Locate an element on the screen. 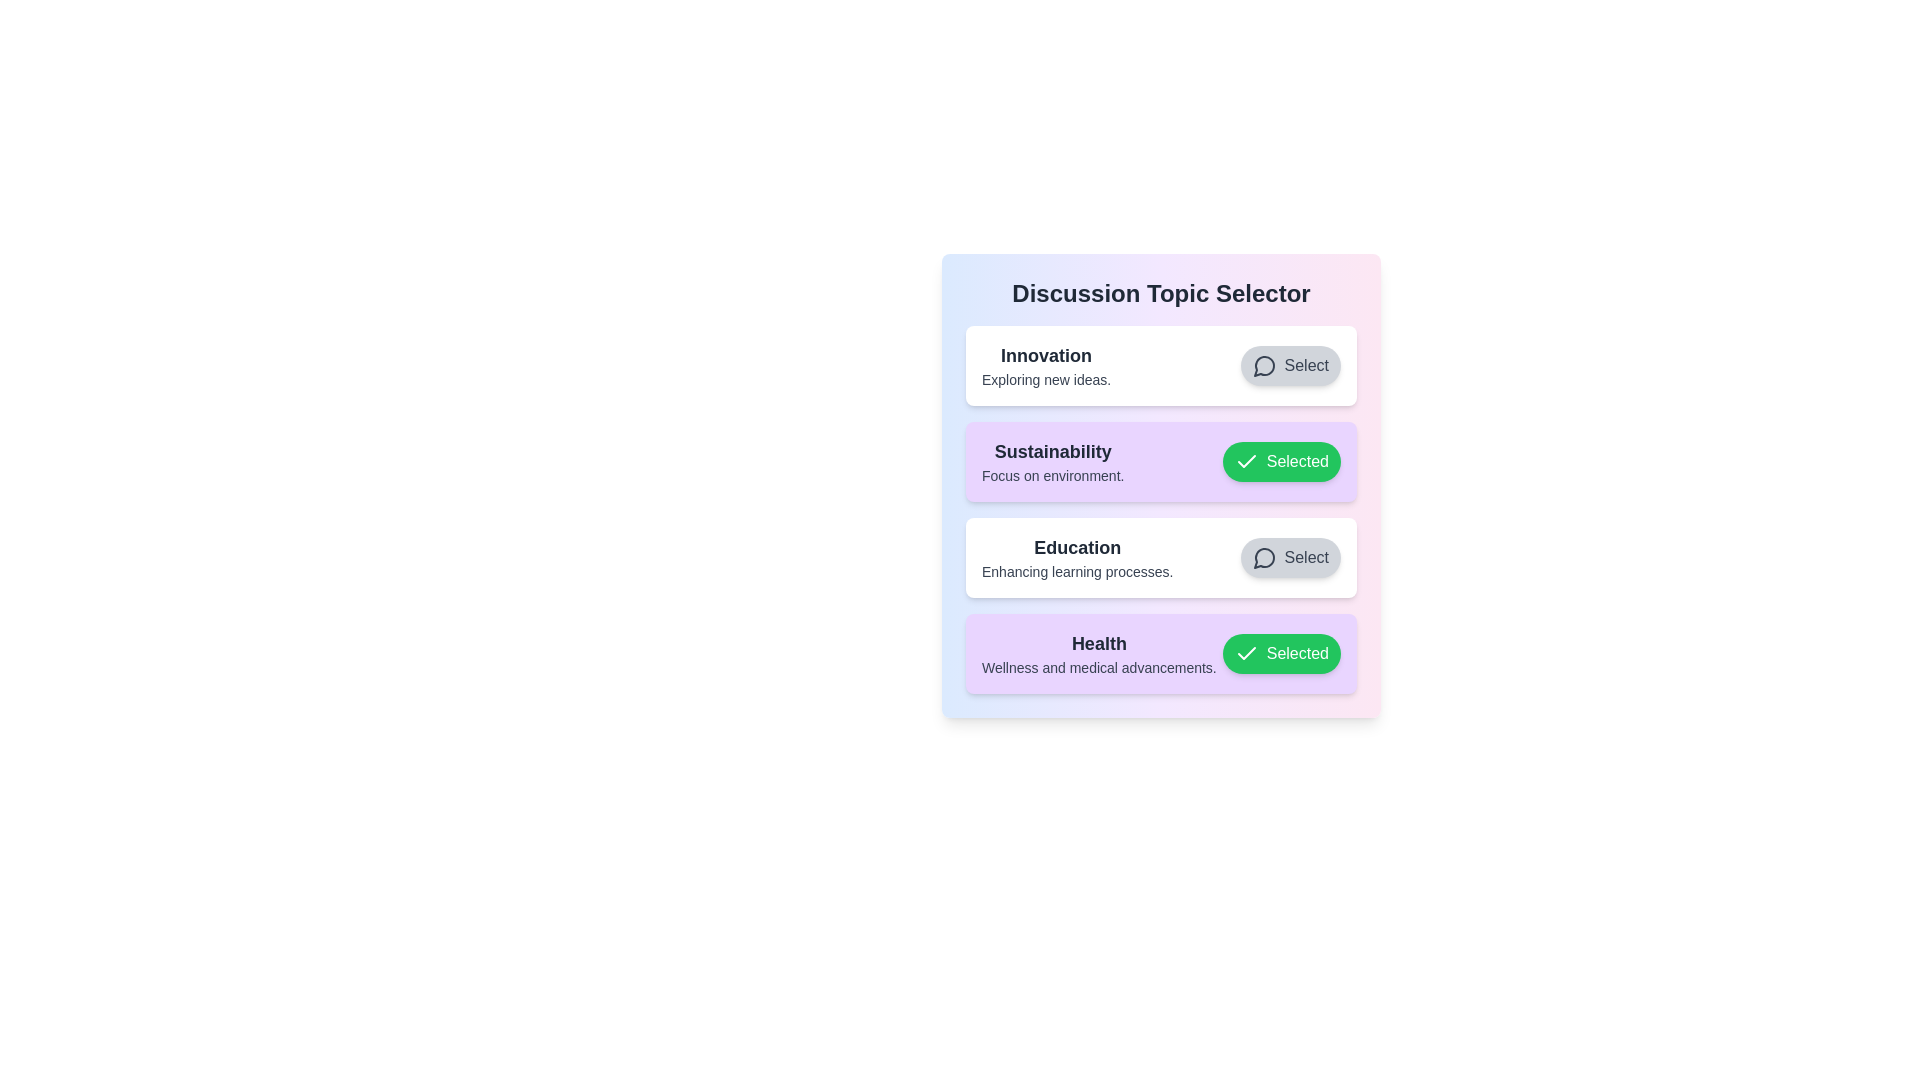  the description of the topic Health is located at coordinates (1098, 654).